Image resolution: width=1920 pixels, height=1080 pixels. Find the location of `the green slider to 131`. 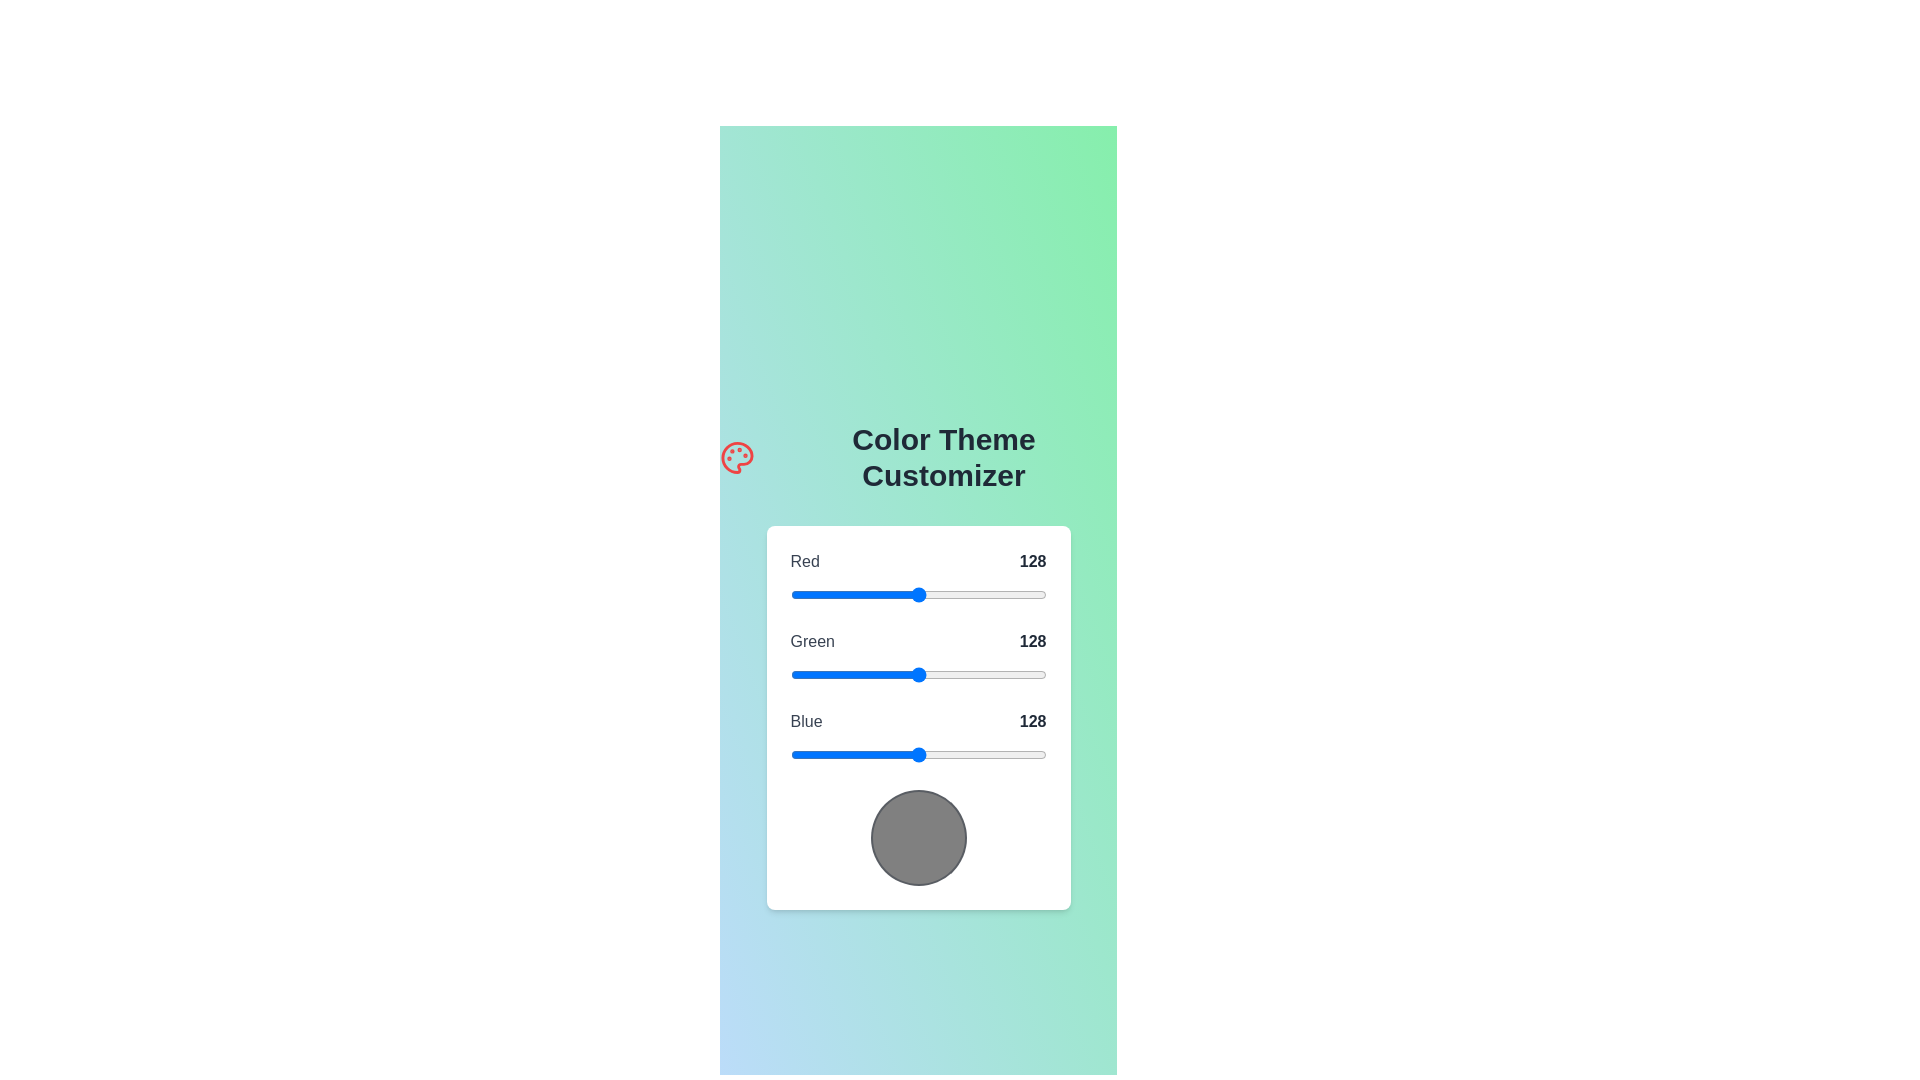

the green slider to 131 is located at coordinates (920, 675).